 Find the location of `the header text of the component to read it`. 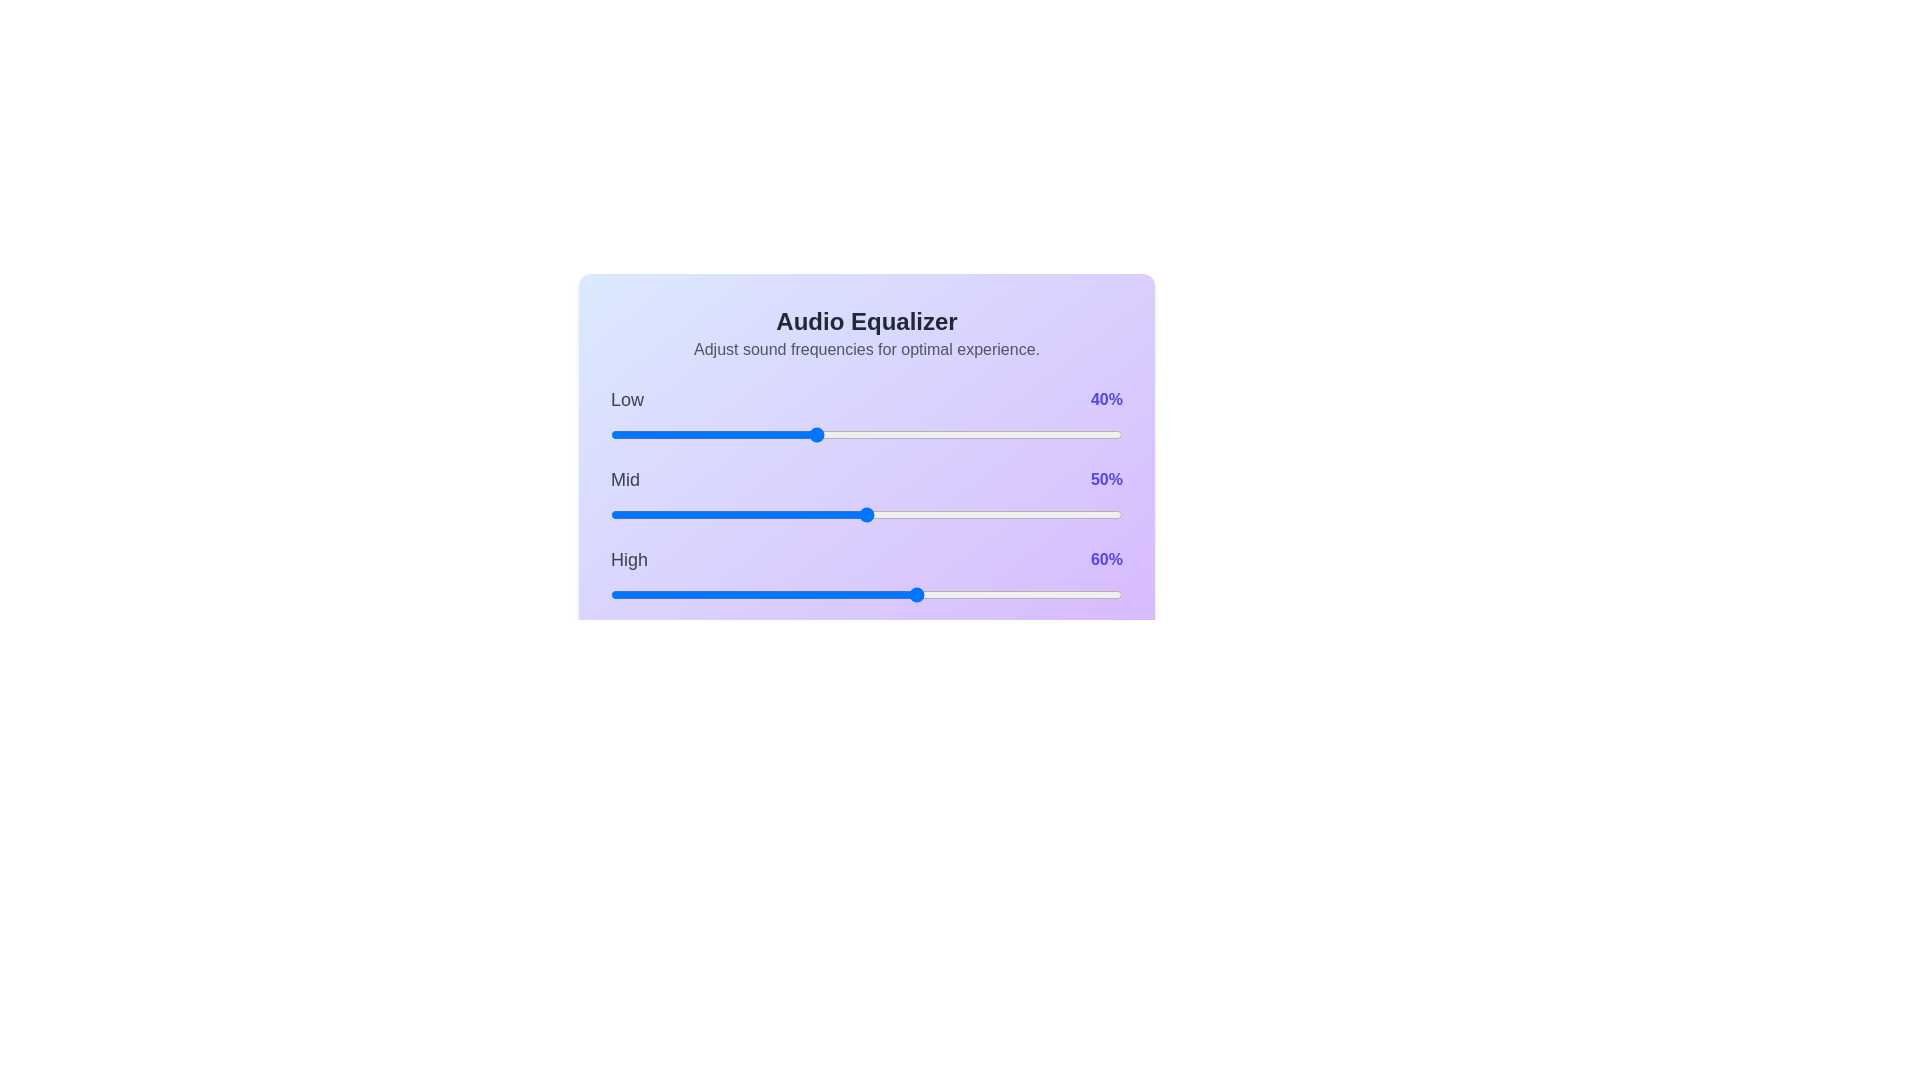

the header text of the component to read it is located at coordinates (867, 320).